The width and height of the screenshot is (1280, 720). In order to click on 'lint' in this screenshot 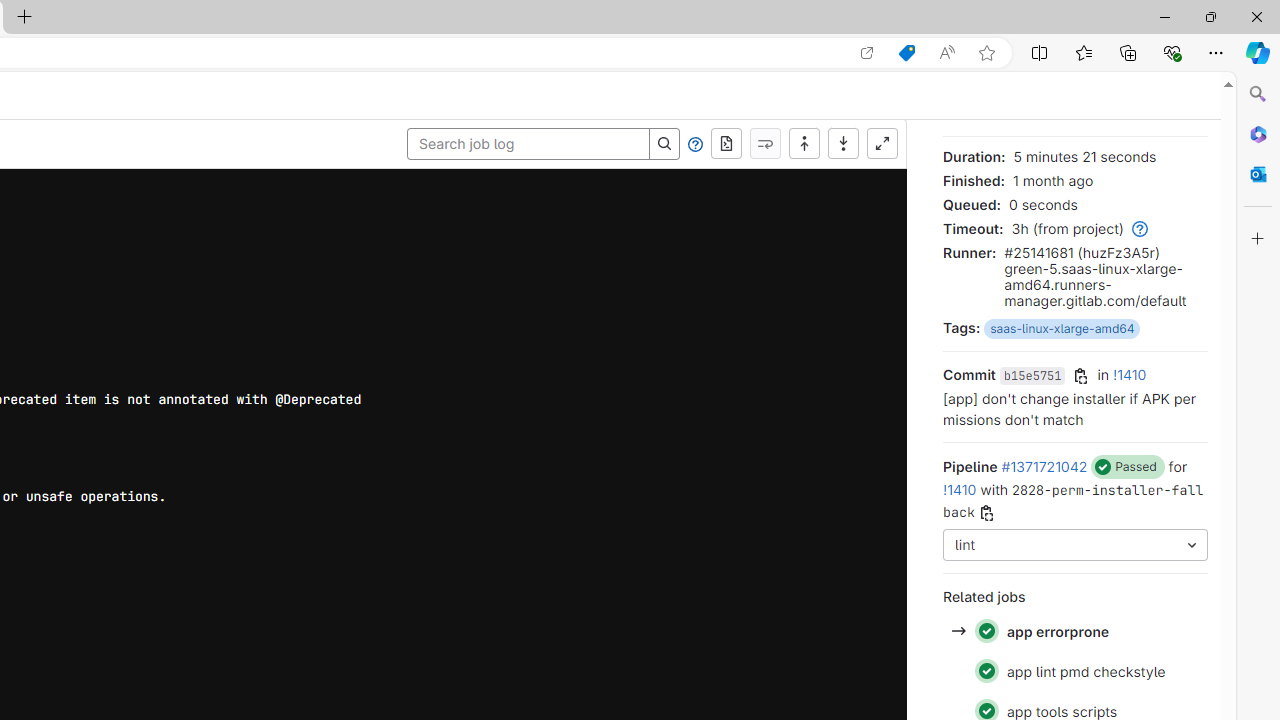, I will do `click(1074, 545)`.